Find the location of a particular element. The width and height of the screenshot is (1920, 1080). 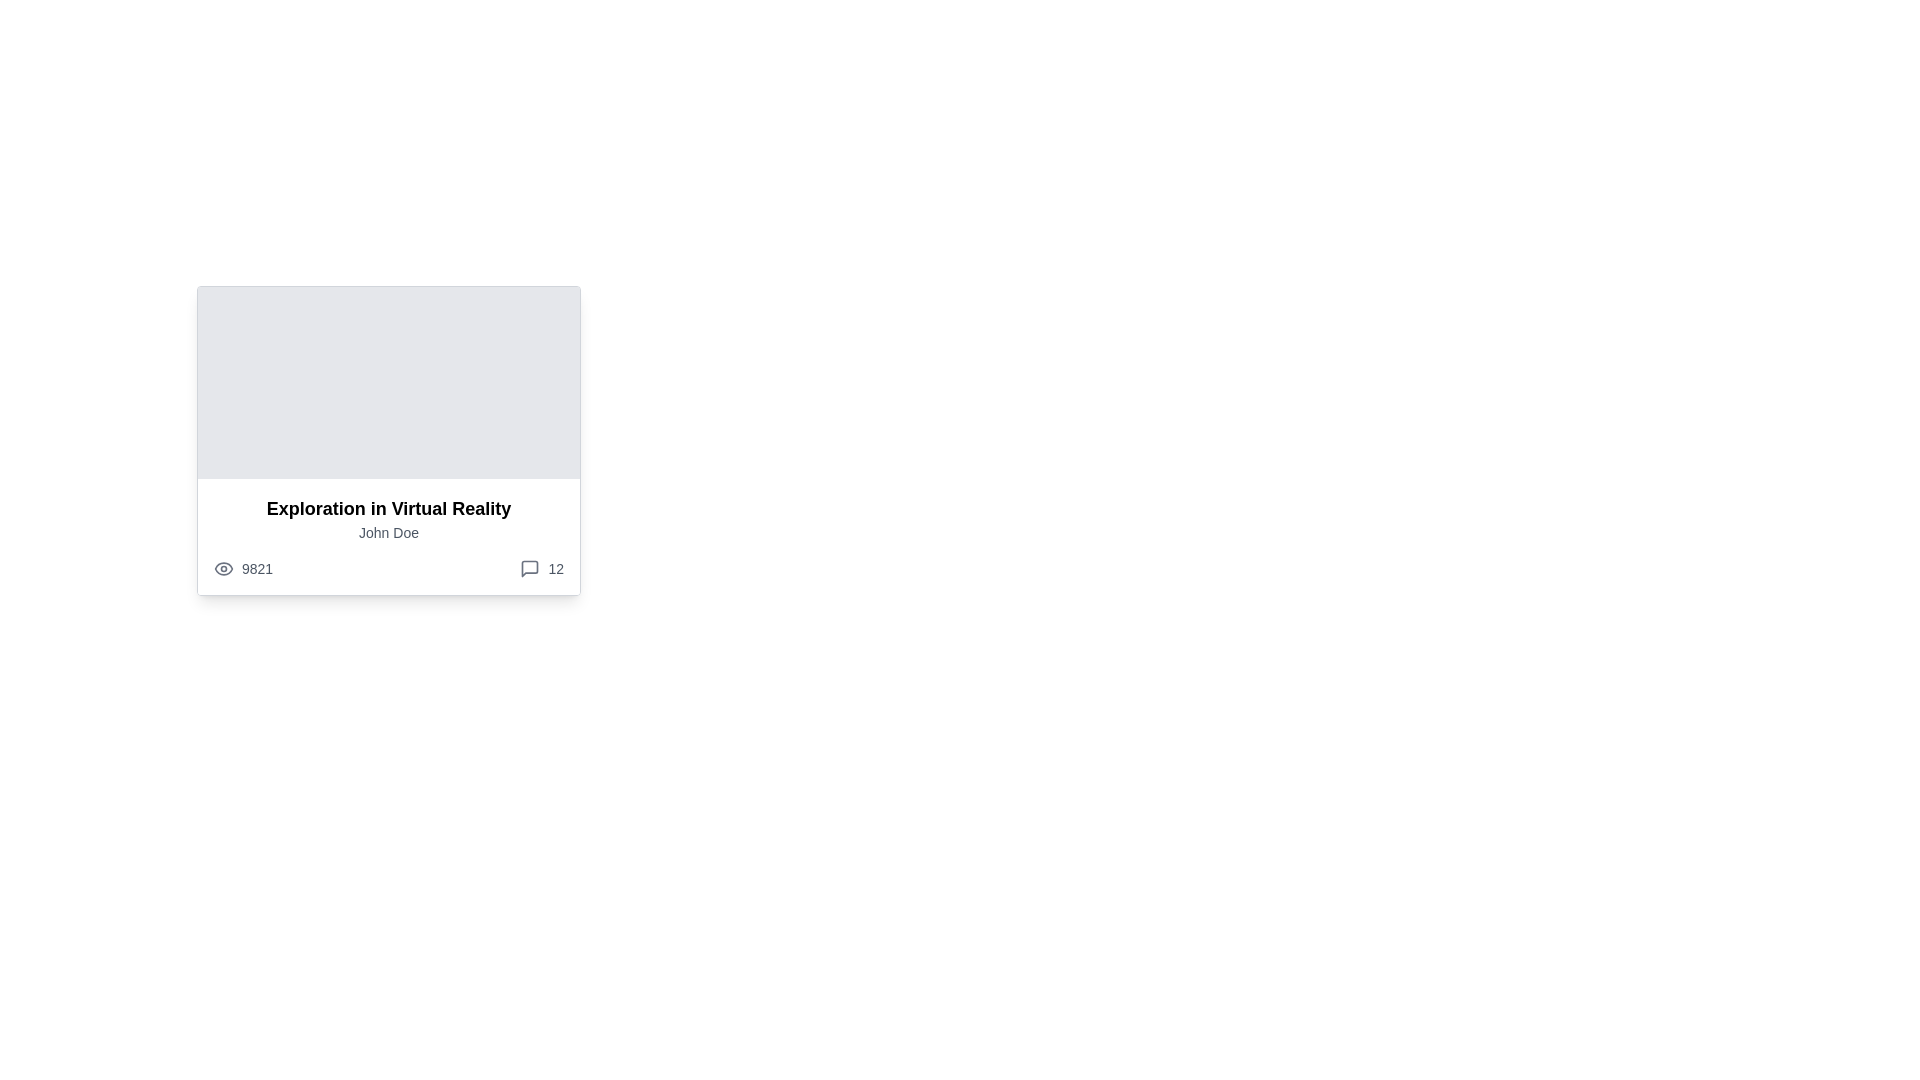

the decorative icon located in the bottom right section of the card beneath the text 'Exploration in Virtual Reality - John Doe' is located at coordinates (530, 569).